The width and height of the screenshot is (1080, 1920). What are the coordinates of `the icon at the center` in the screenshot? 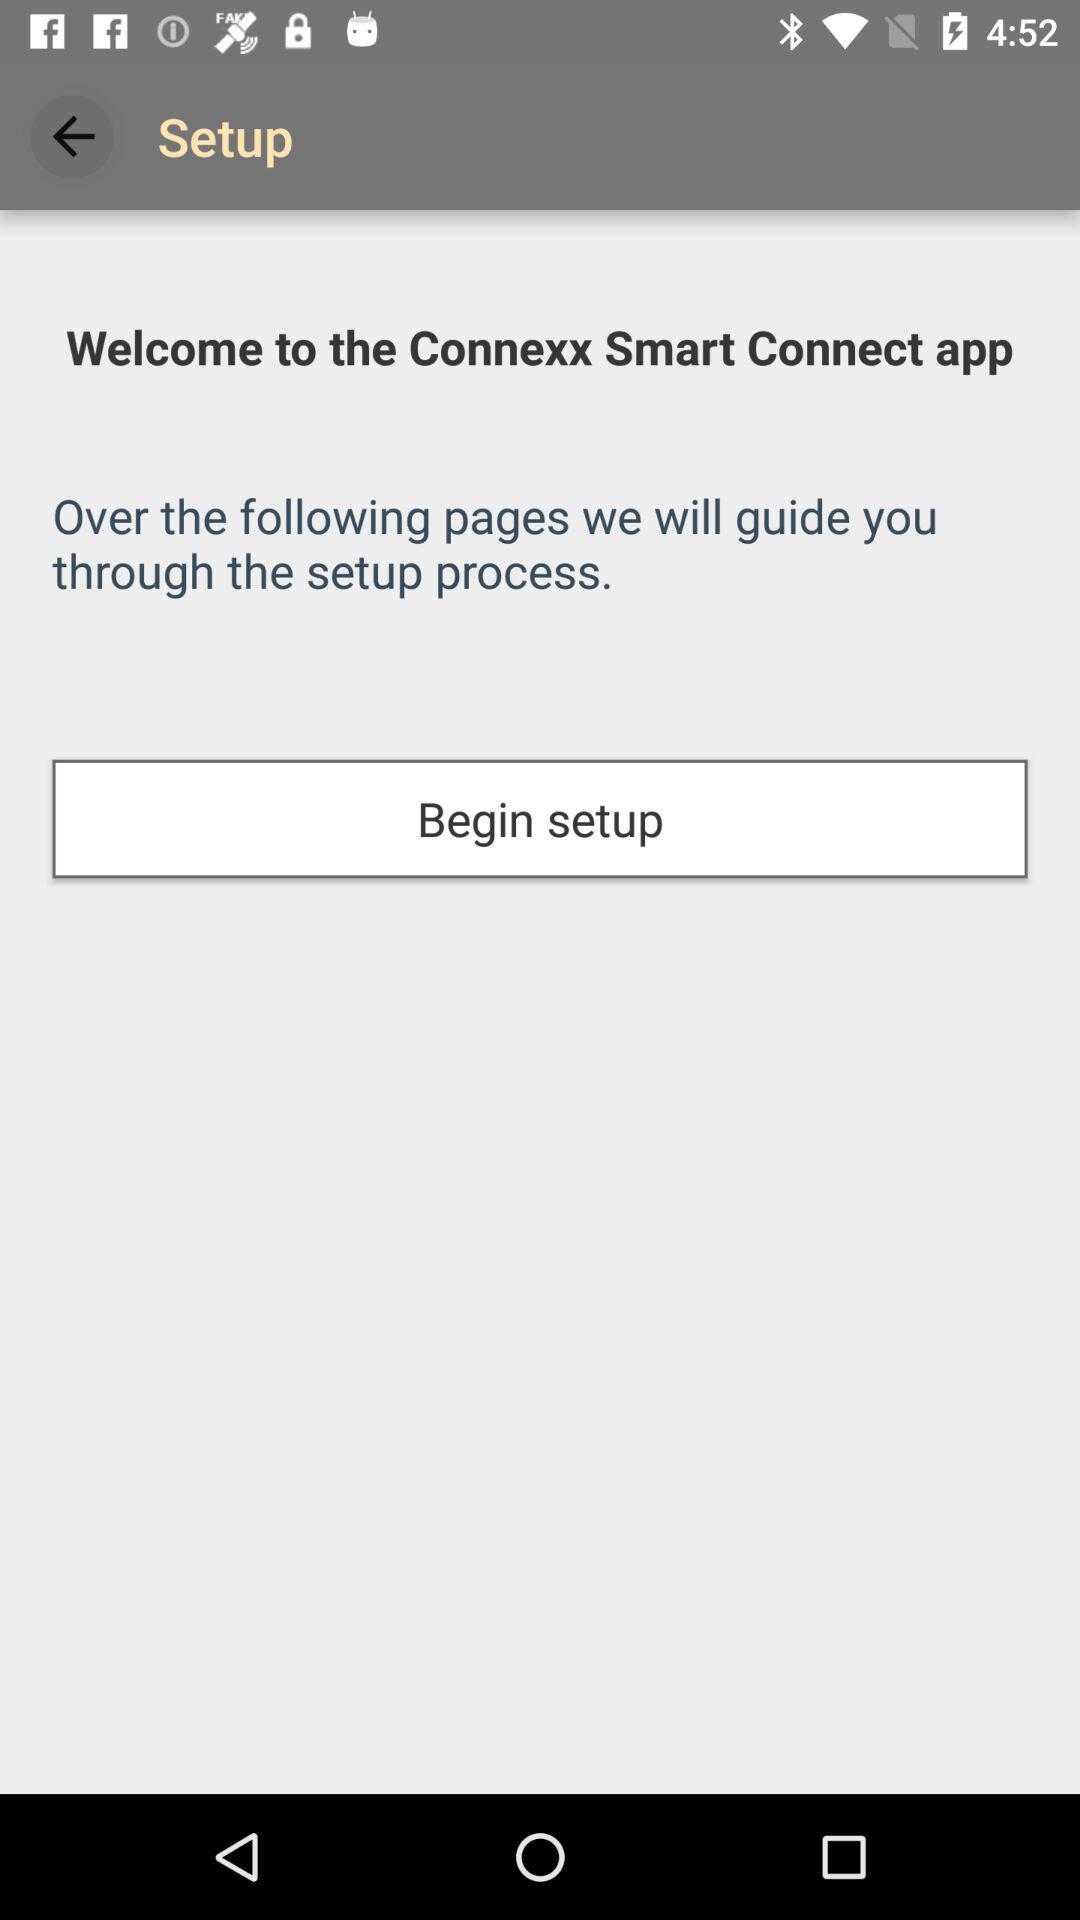 It's located at (540, 819).